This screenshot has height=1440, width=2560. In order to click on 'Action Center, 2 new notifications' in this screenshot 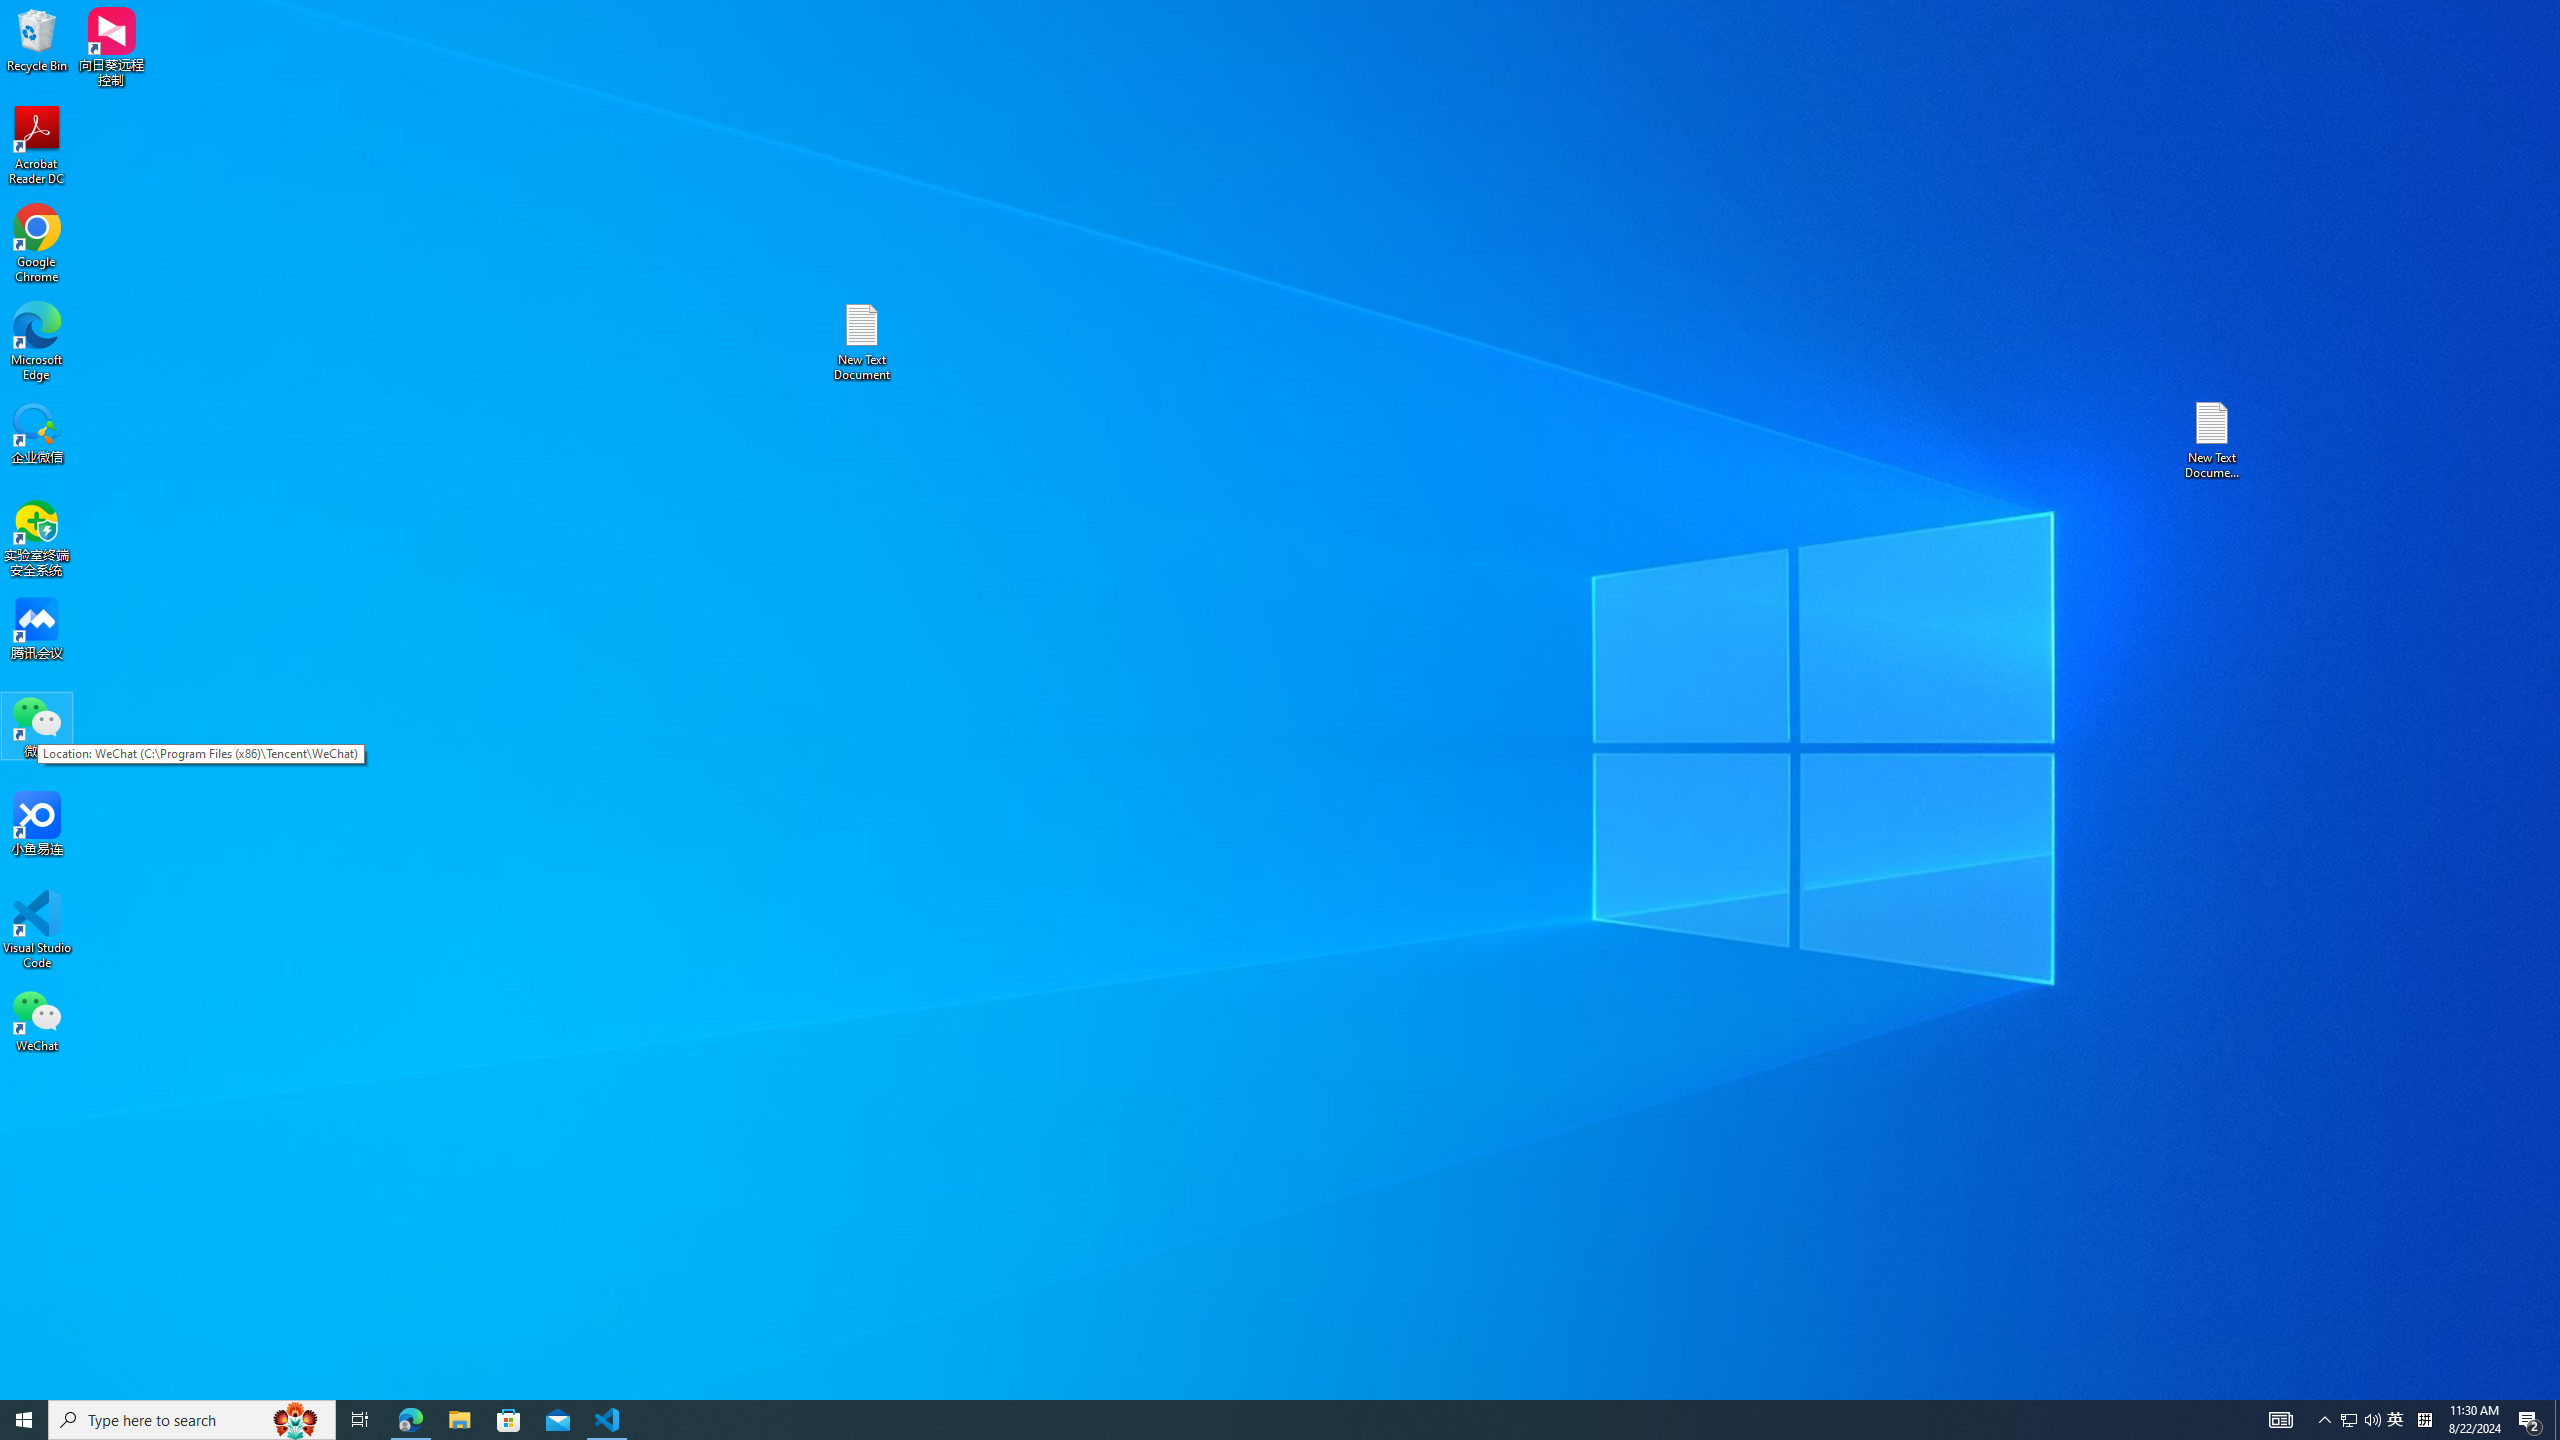, I will do `click(2530, 1418)`.